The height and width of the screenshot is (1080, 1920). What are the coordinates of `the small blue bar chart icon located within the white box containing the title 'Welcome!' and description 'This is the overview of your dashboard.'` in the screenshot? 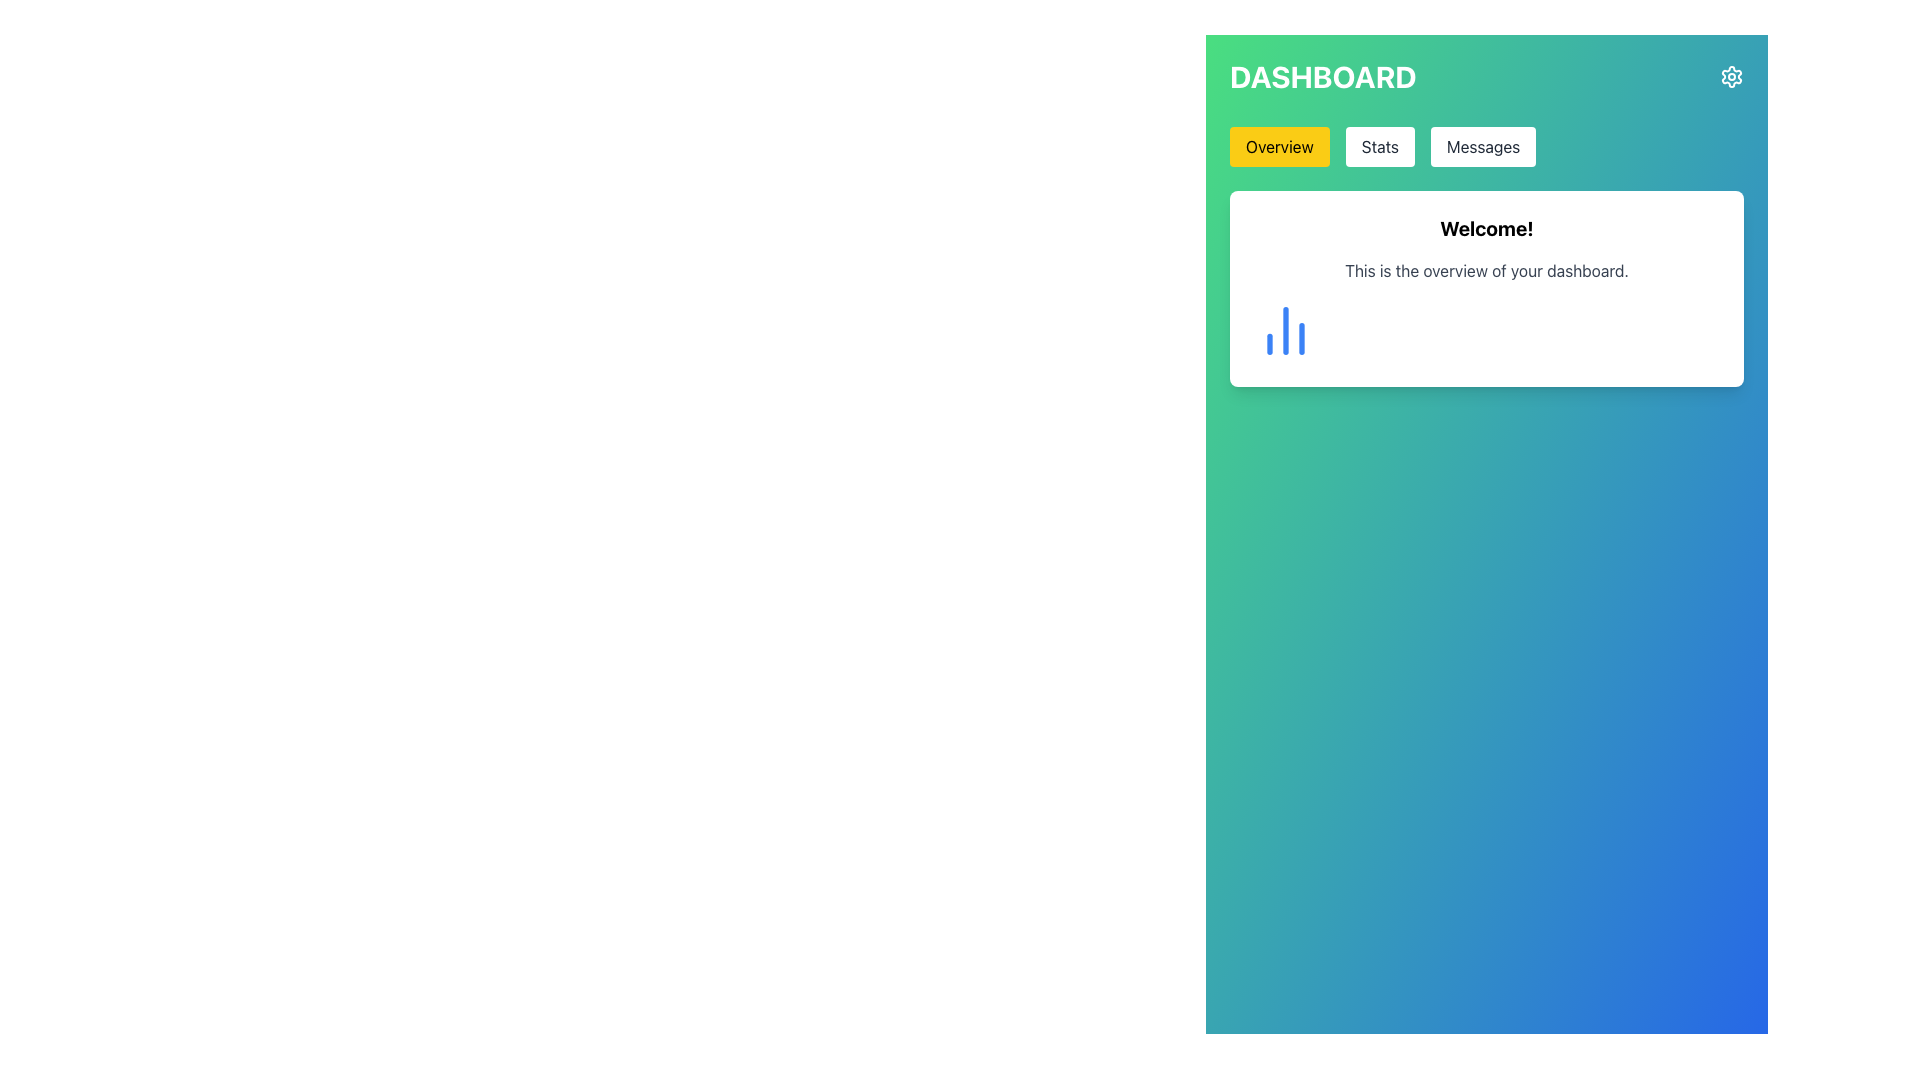 It's located at (1286, 330).